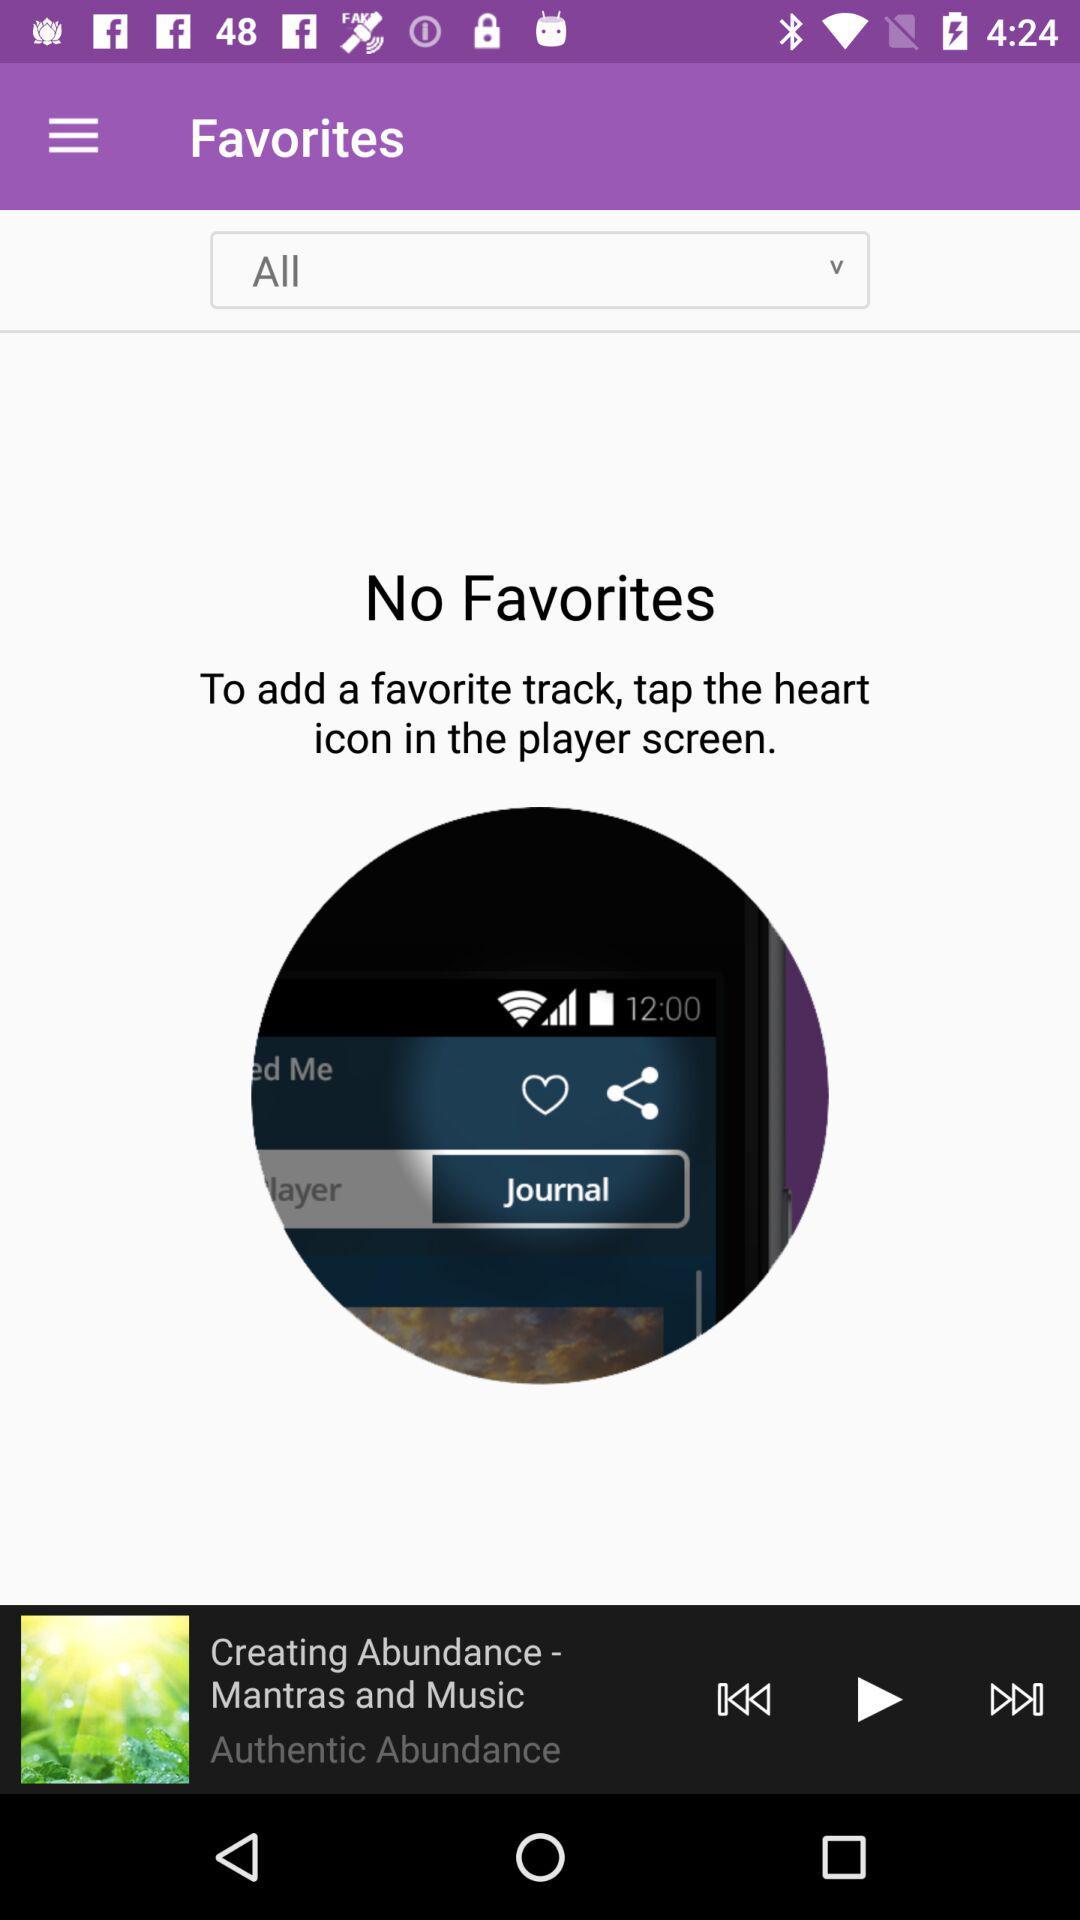  What do you see at coordinates (879, 1698) in the screenshot?
I see `music track` at bounding box center [879, 1698].